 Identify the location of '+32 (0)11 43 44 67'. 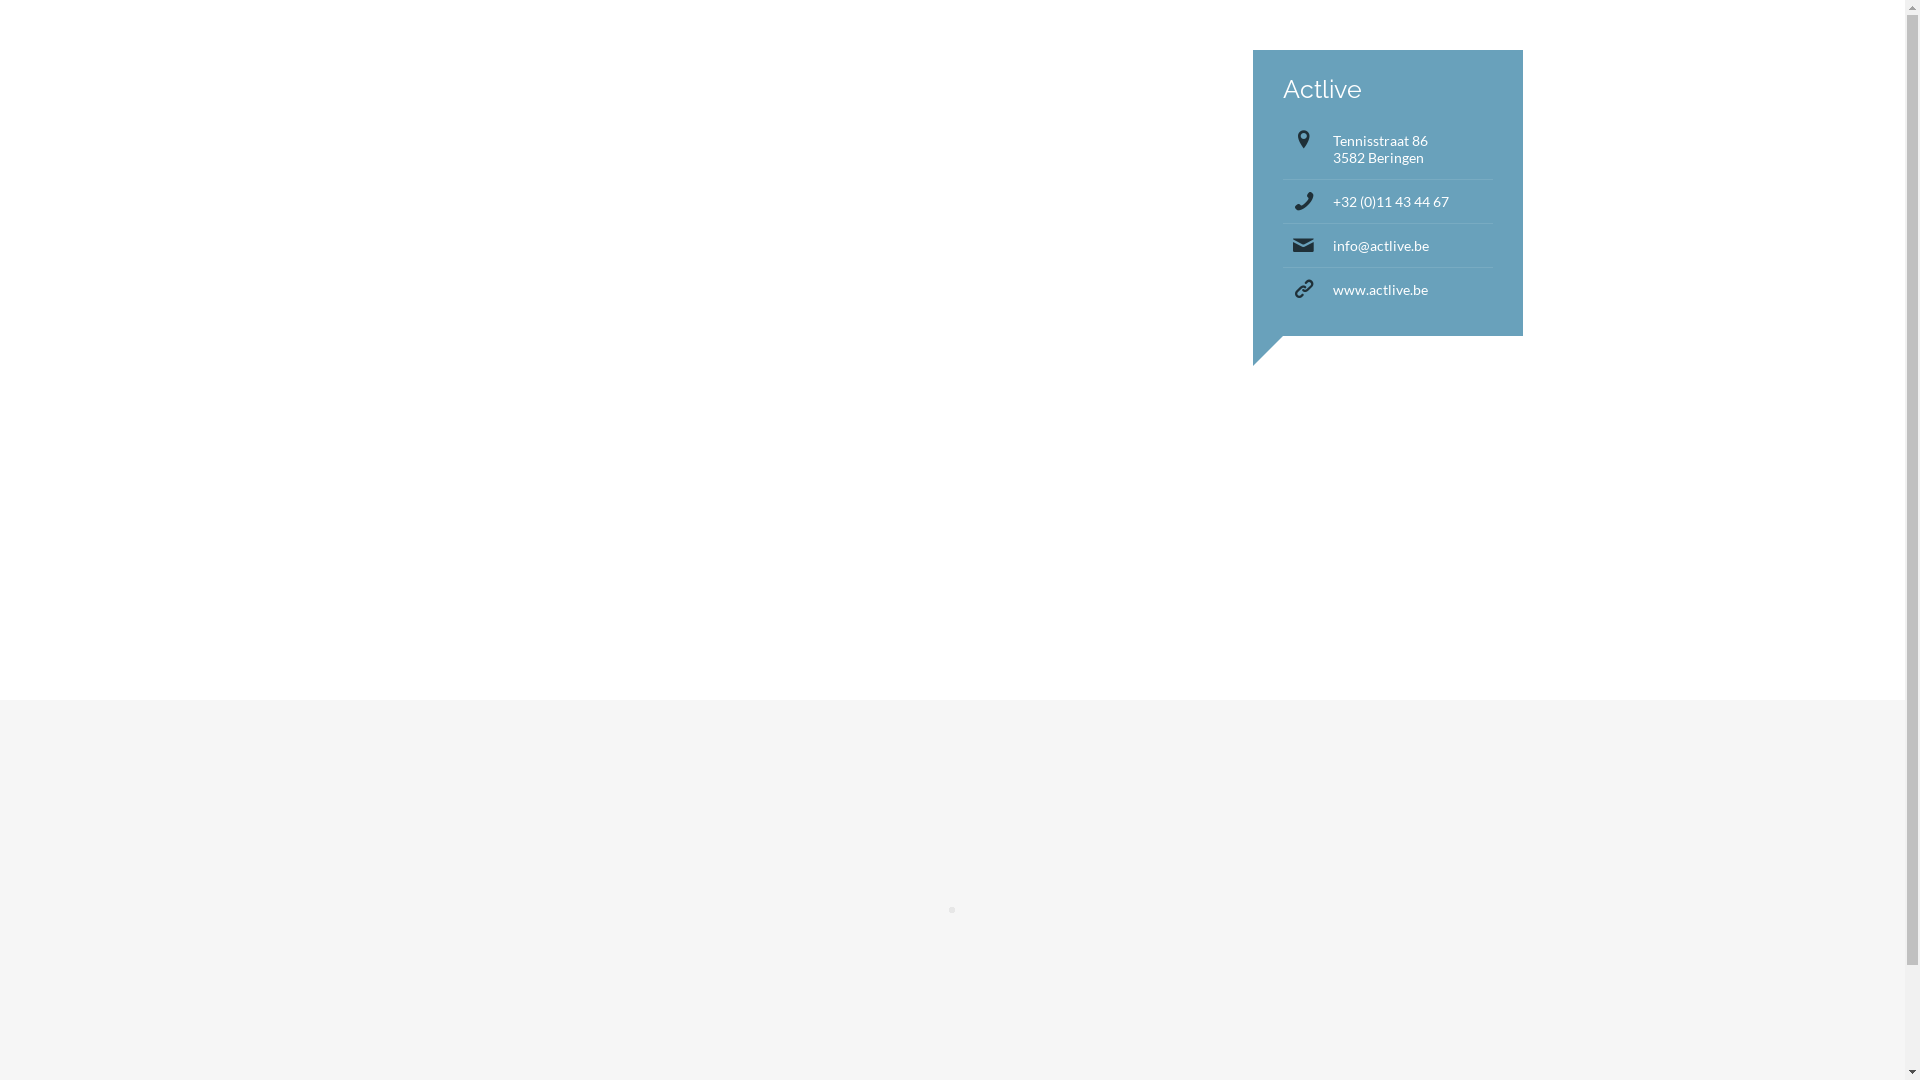
(1331, 201).